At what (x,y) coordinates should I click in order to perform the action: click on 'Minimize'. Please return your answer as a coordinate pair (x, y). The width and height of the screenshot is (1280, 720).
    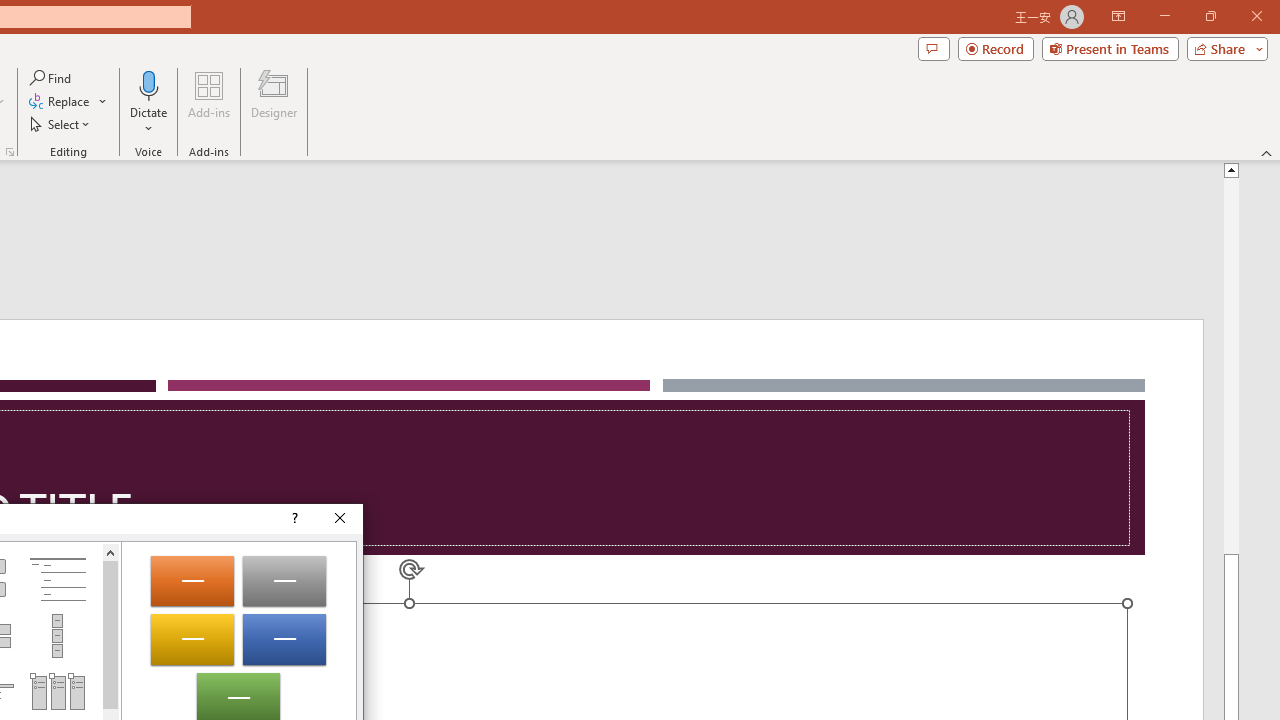
    Looking at the image, I should click on (1164, 16).